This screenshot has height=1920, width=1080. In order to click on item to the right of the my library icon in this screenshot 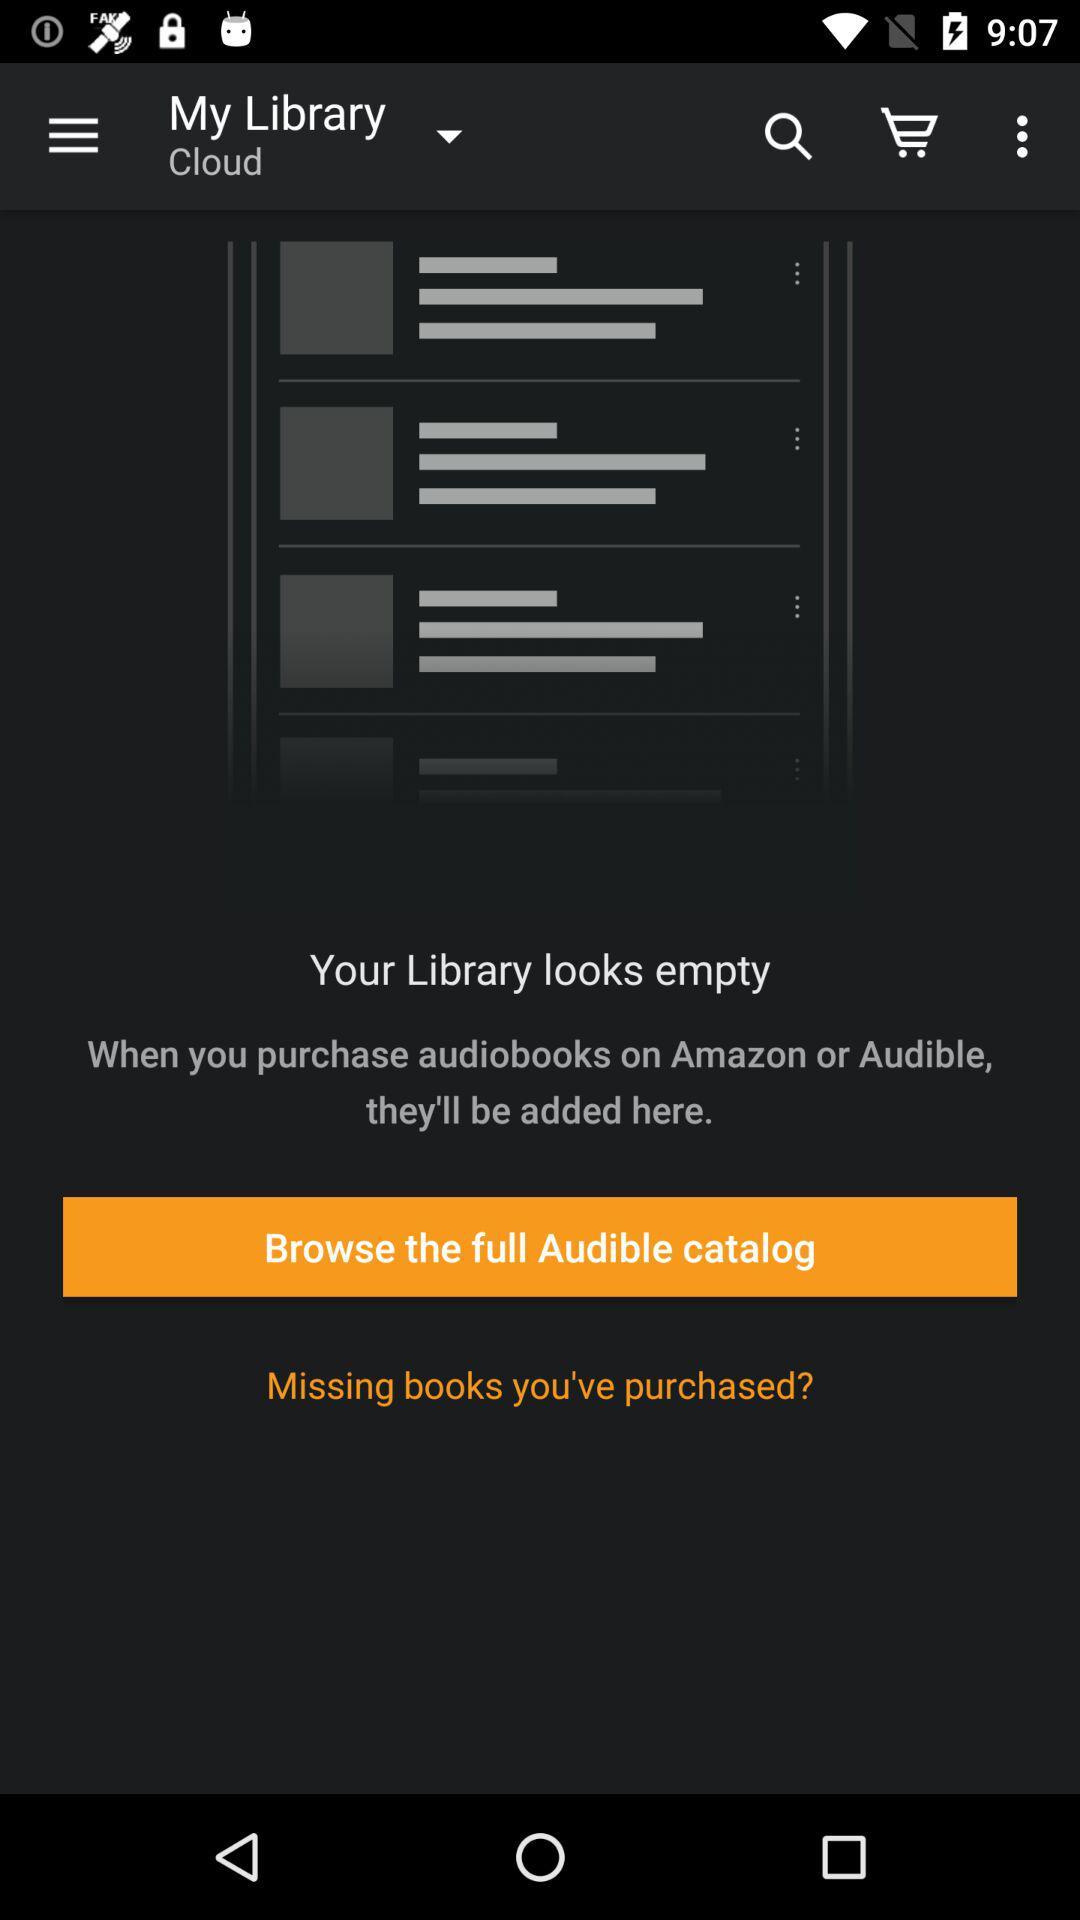, I will do `click(785, 135)`.